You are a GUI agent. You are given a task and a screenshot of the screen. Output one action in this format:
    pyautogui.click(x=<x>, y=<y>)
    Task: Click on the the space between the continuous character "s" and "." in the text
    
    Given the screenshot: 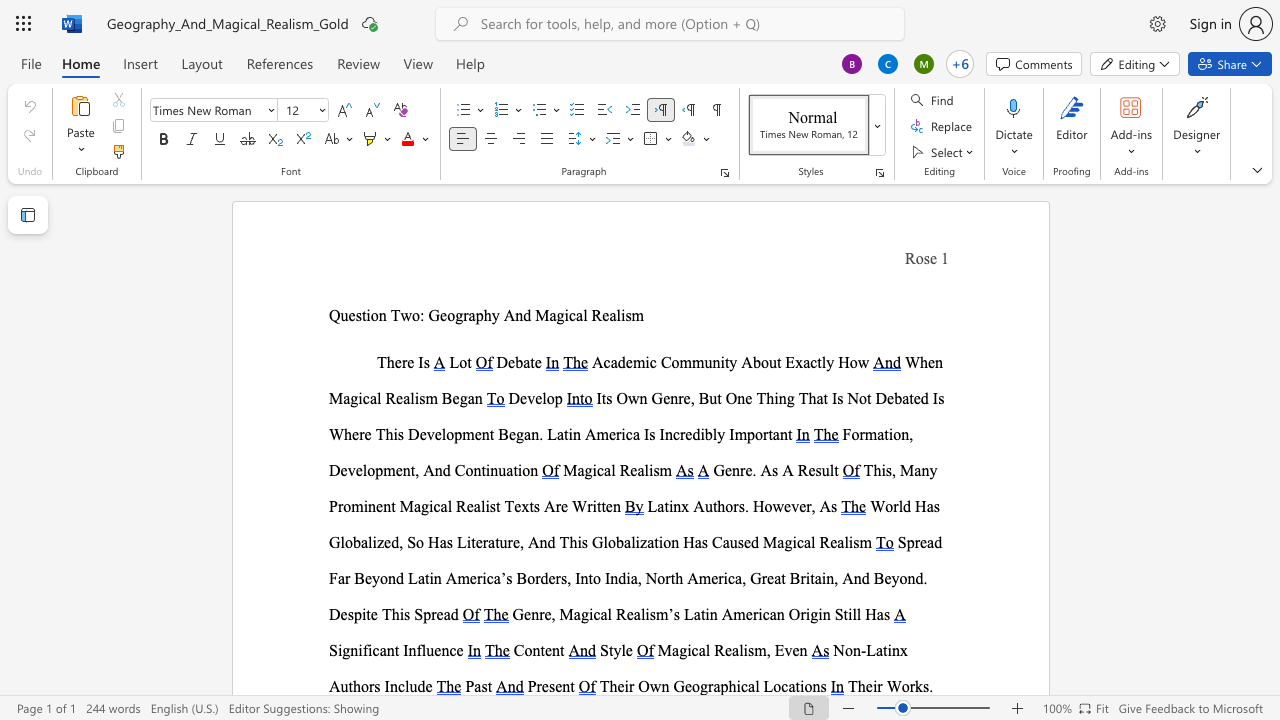 What is the action you would take?
    pyautogui.click(x=927, y=685)
    